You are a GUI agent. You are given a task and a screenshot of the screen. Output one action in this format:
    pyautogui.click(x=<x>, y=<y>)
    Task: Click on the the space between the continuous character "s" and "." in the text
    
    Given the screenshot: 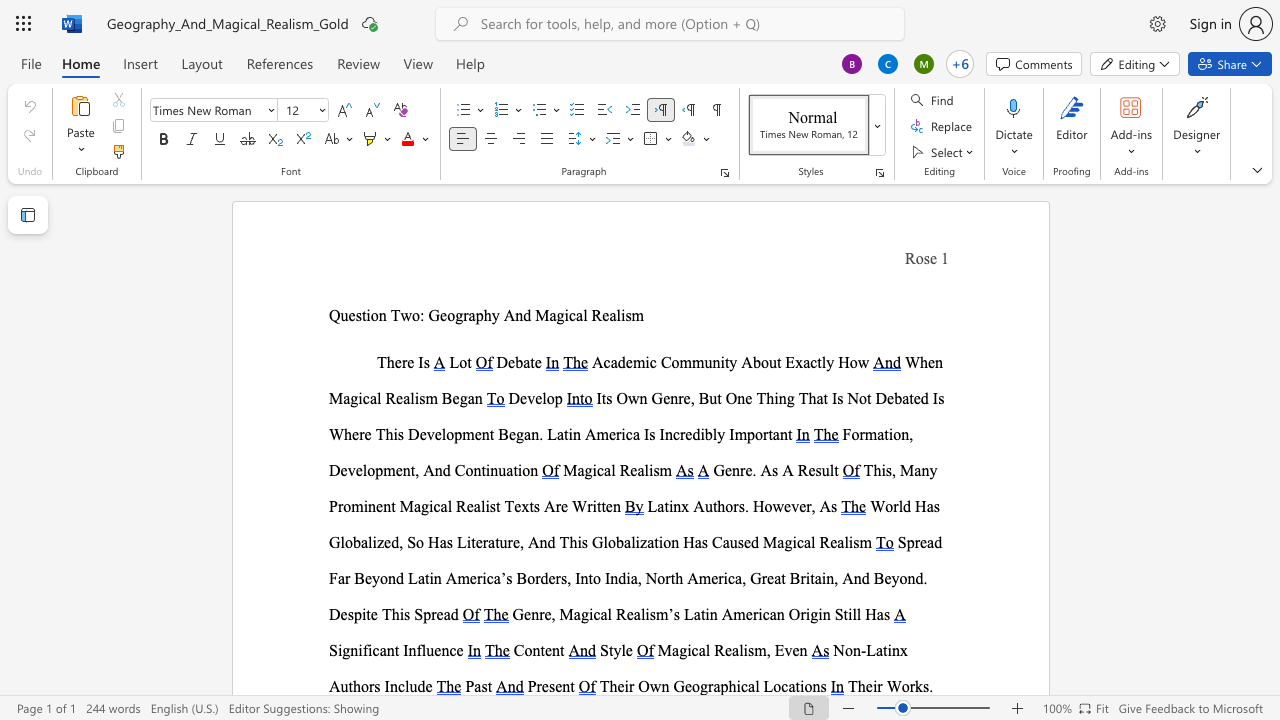 What is the action you would take?
    pyautogui.click(x=927, y=685)
    